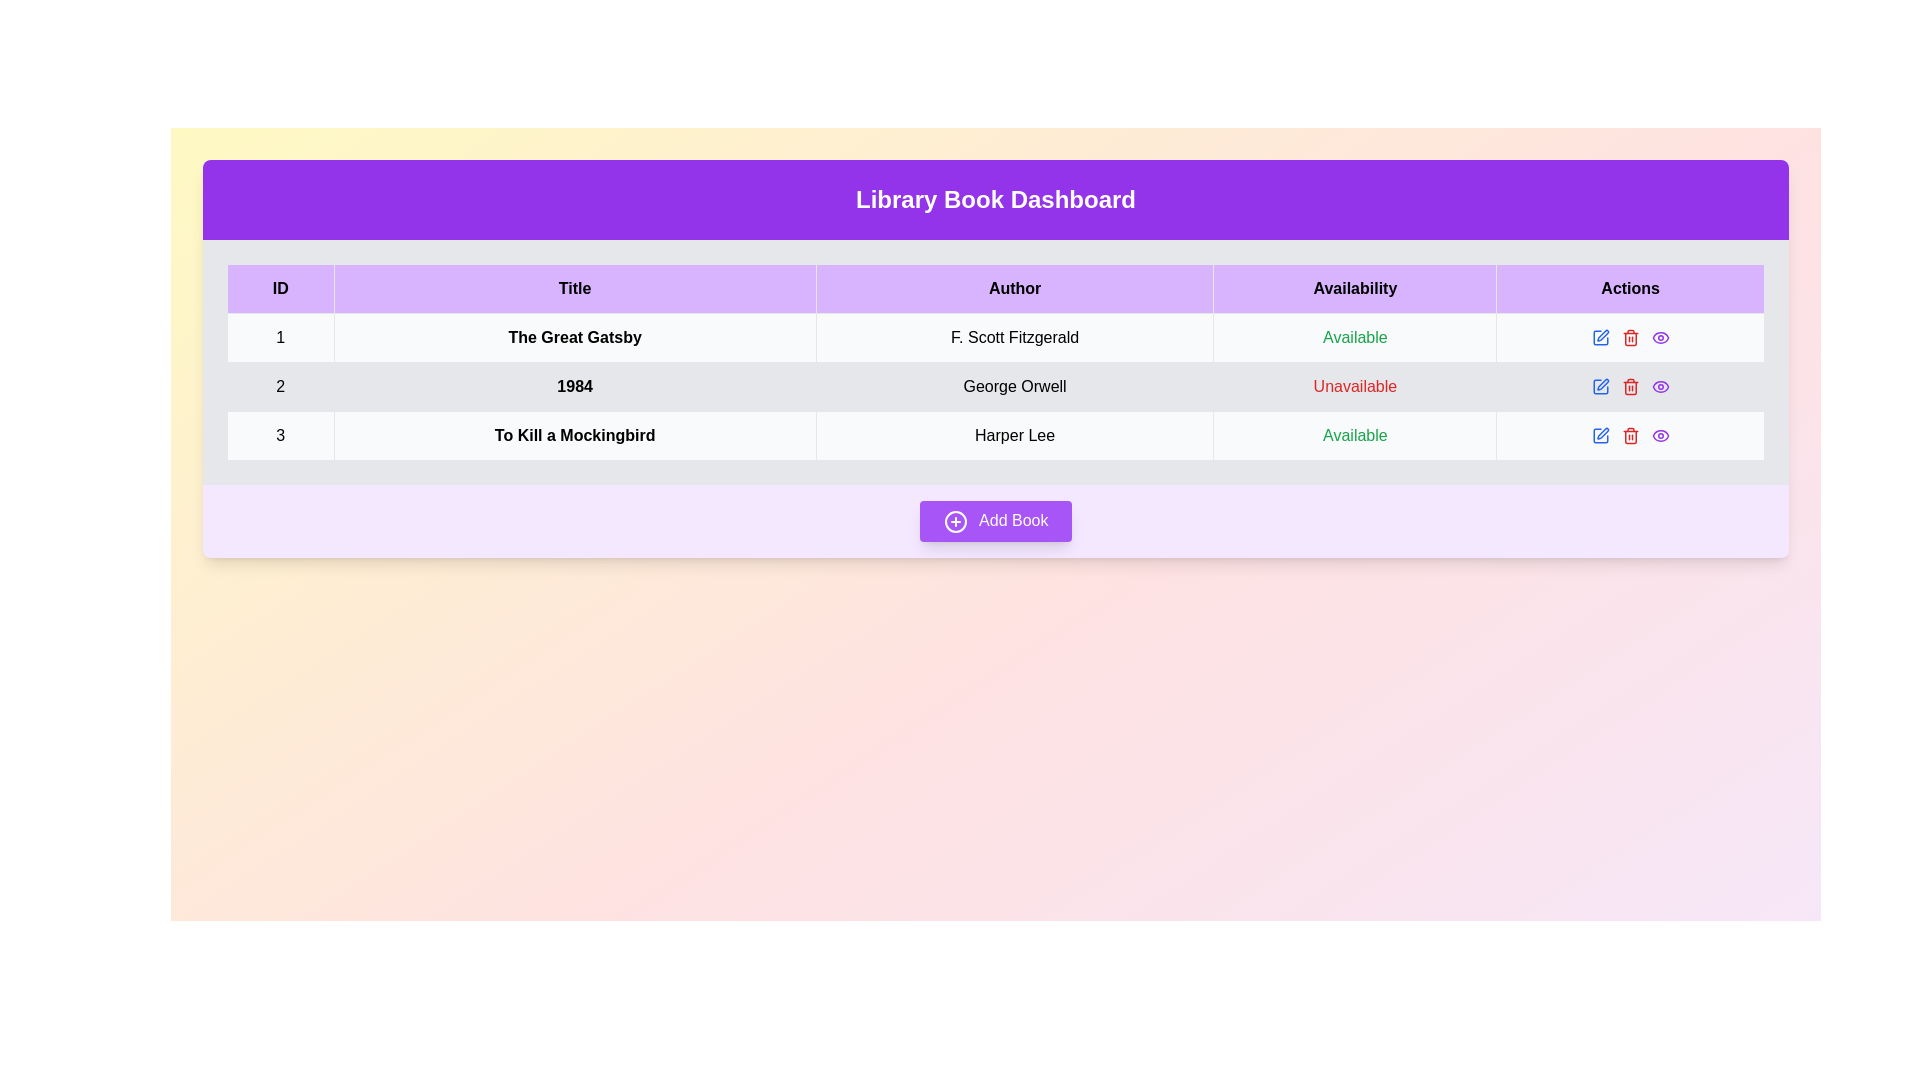 The width and height of the screenshot is (1920, 1080). I want to click on the central text header that serves as the title for the dashboard interface, located at the top of the section, so click(996, 200).